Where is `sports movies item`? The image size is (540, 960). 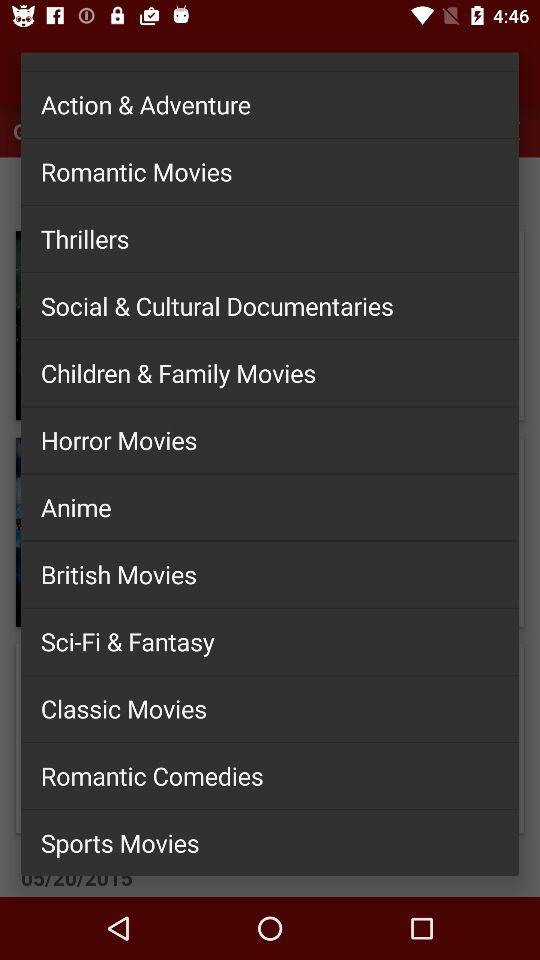
sports movies item is located at coordinates (270, 841).